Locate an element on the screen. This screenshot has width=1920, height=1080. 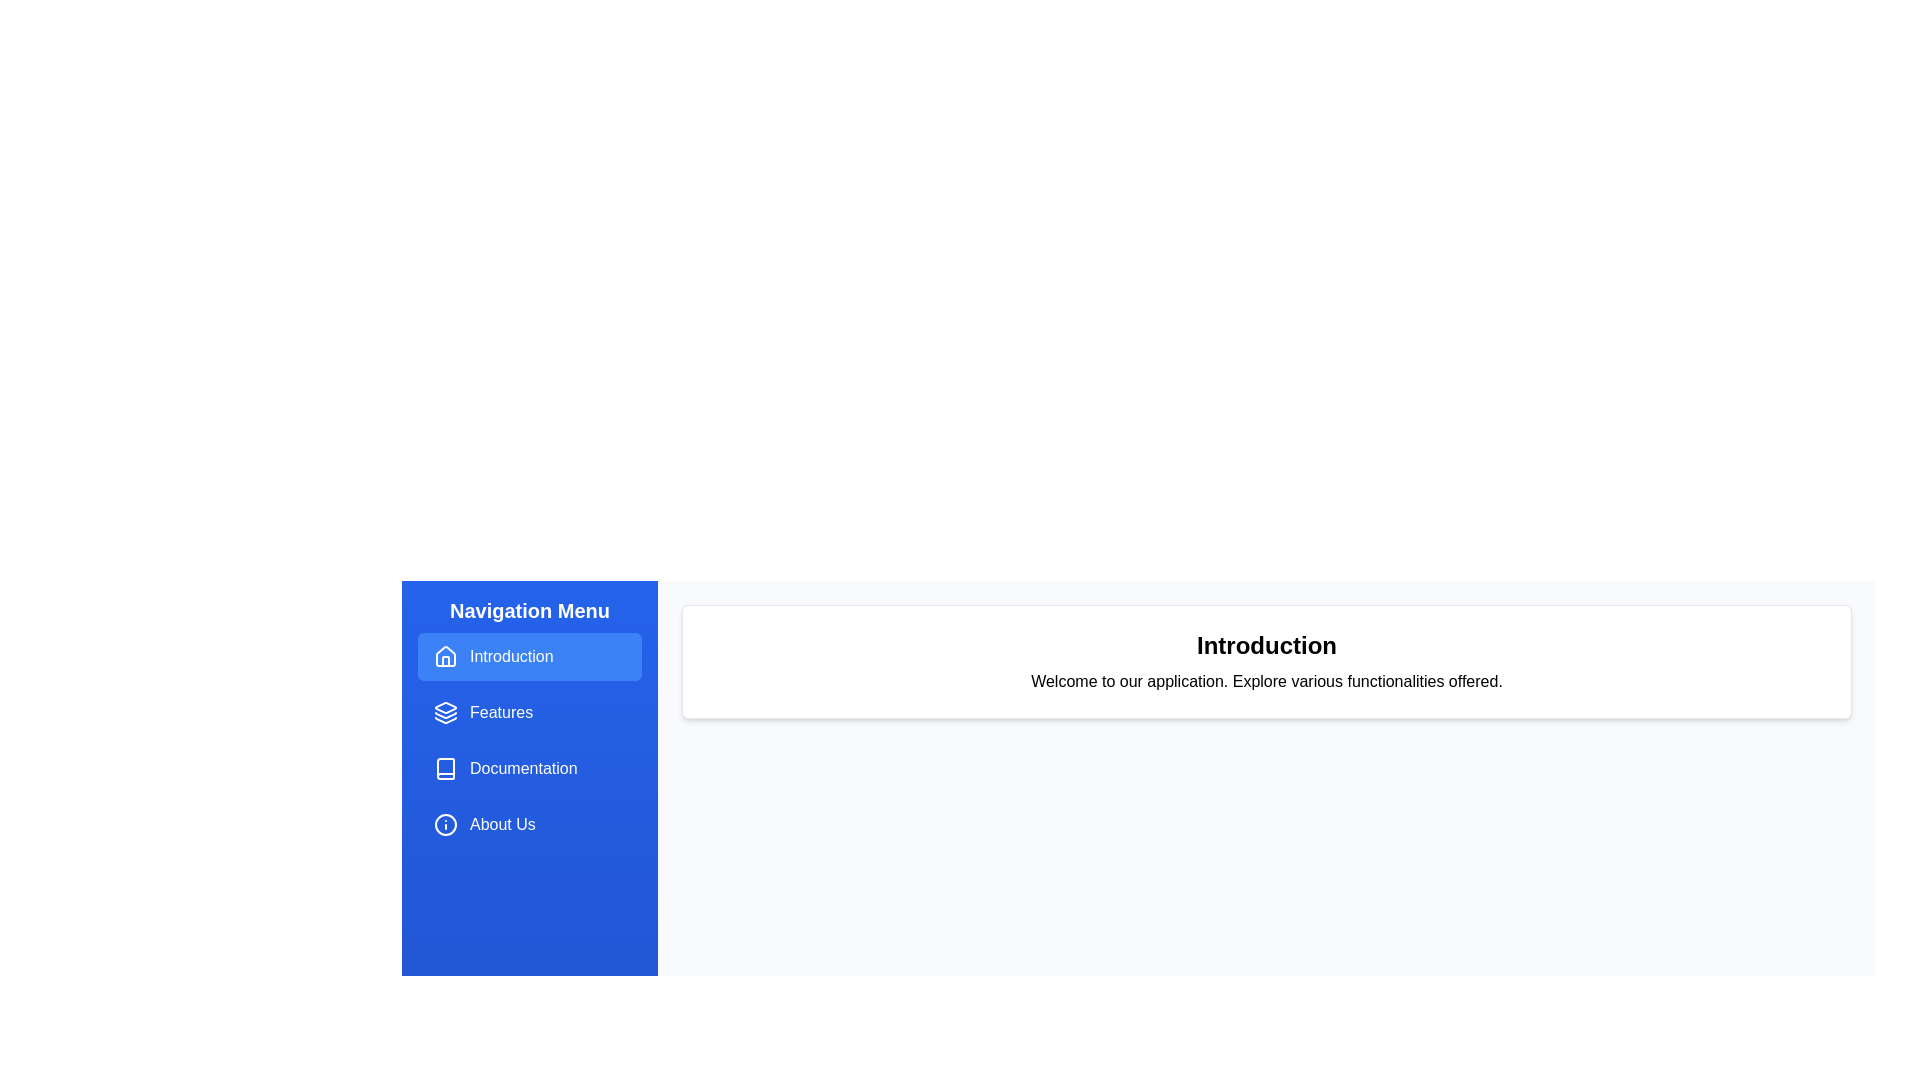
the third Button-like navigation item in the vertical menu is located at coordinates (529, 767).